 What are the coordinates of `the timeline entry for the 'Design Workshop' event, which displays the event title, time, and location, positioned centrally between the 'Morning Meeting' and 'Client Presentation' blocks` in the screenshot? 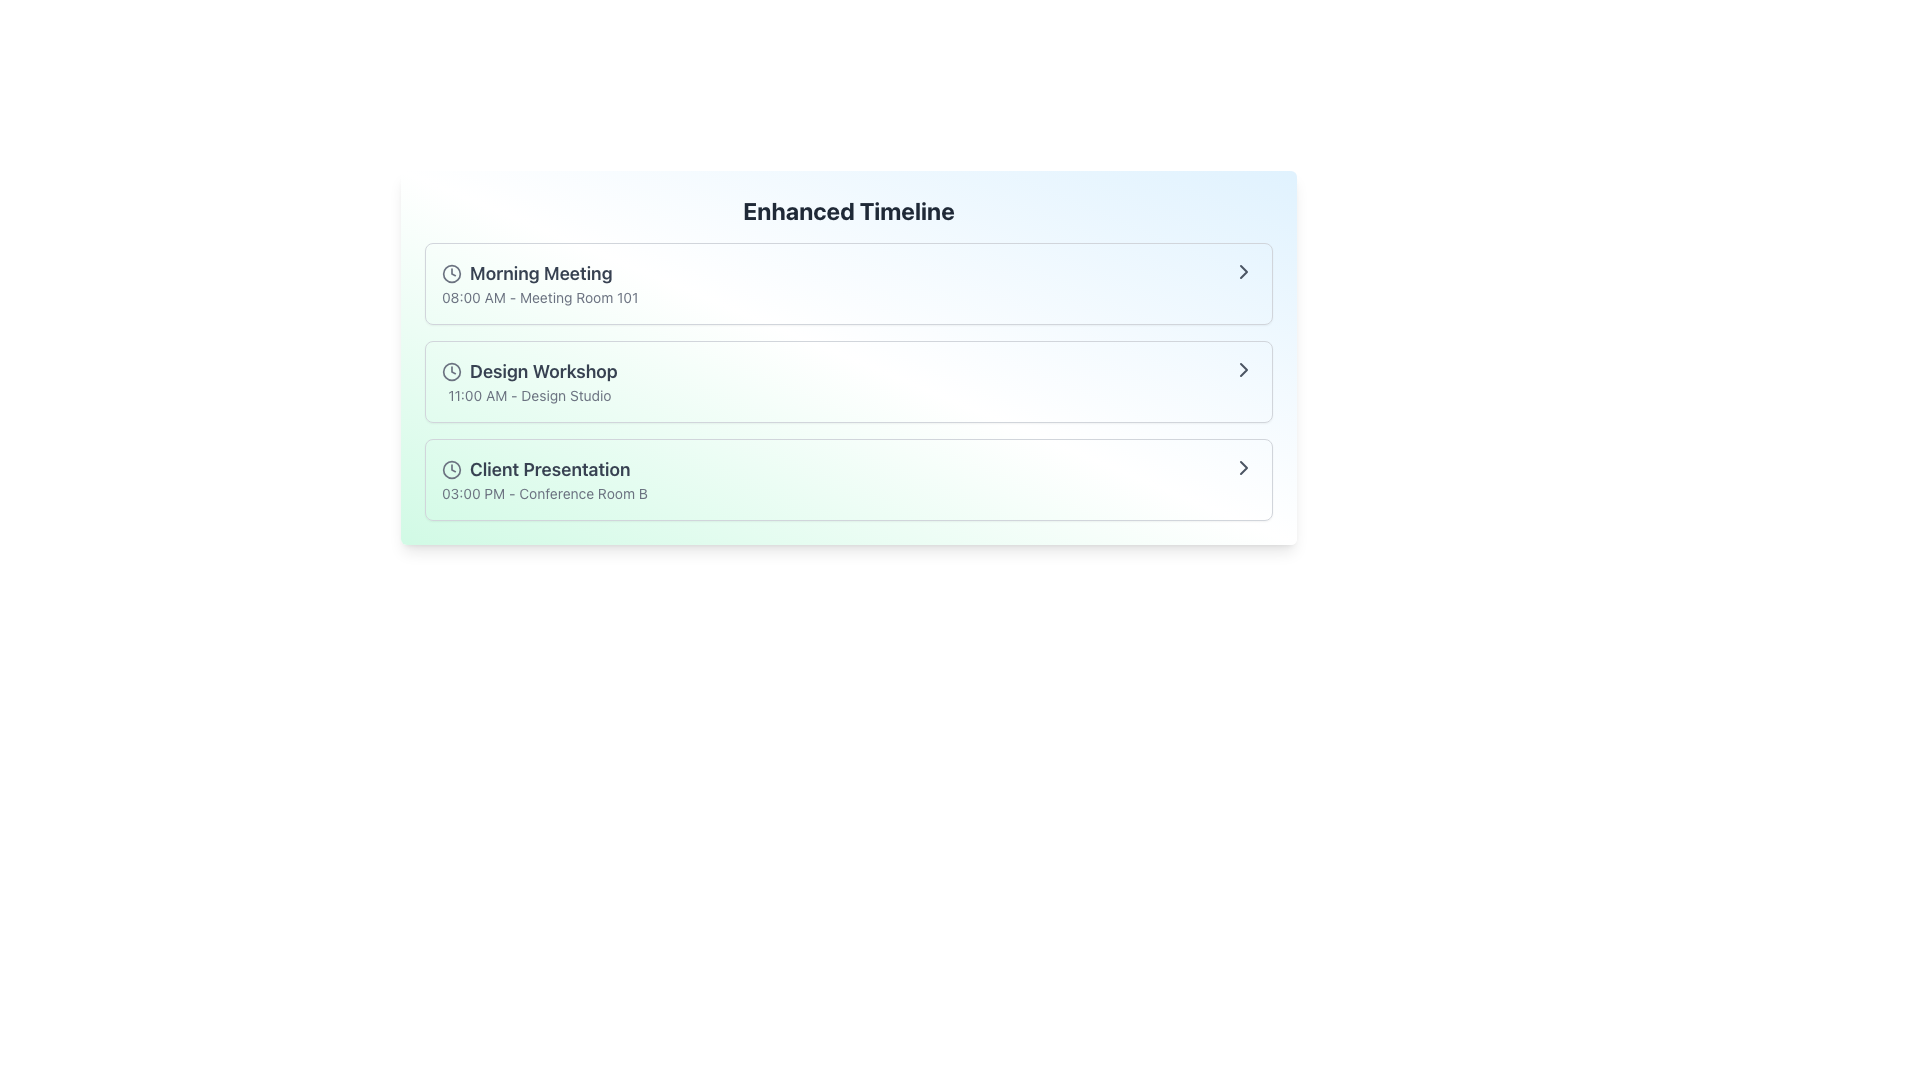 It's located at (849, 357).